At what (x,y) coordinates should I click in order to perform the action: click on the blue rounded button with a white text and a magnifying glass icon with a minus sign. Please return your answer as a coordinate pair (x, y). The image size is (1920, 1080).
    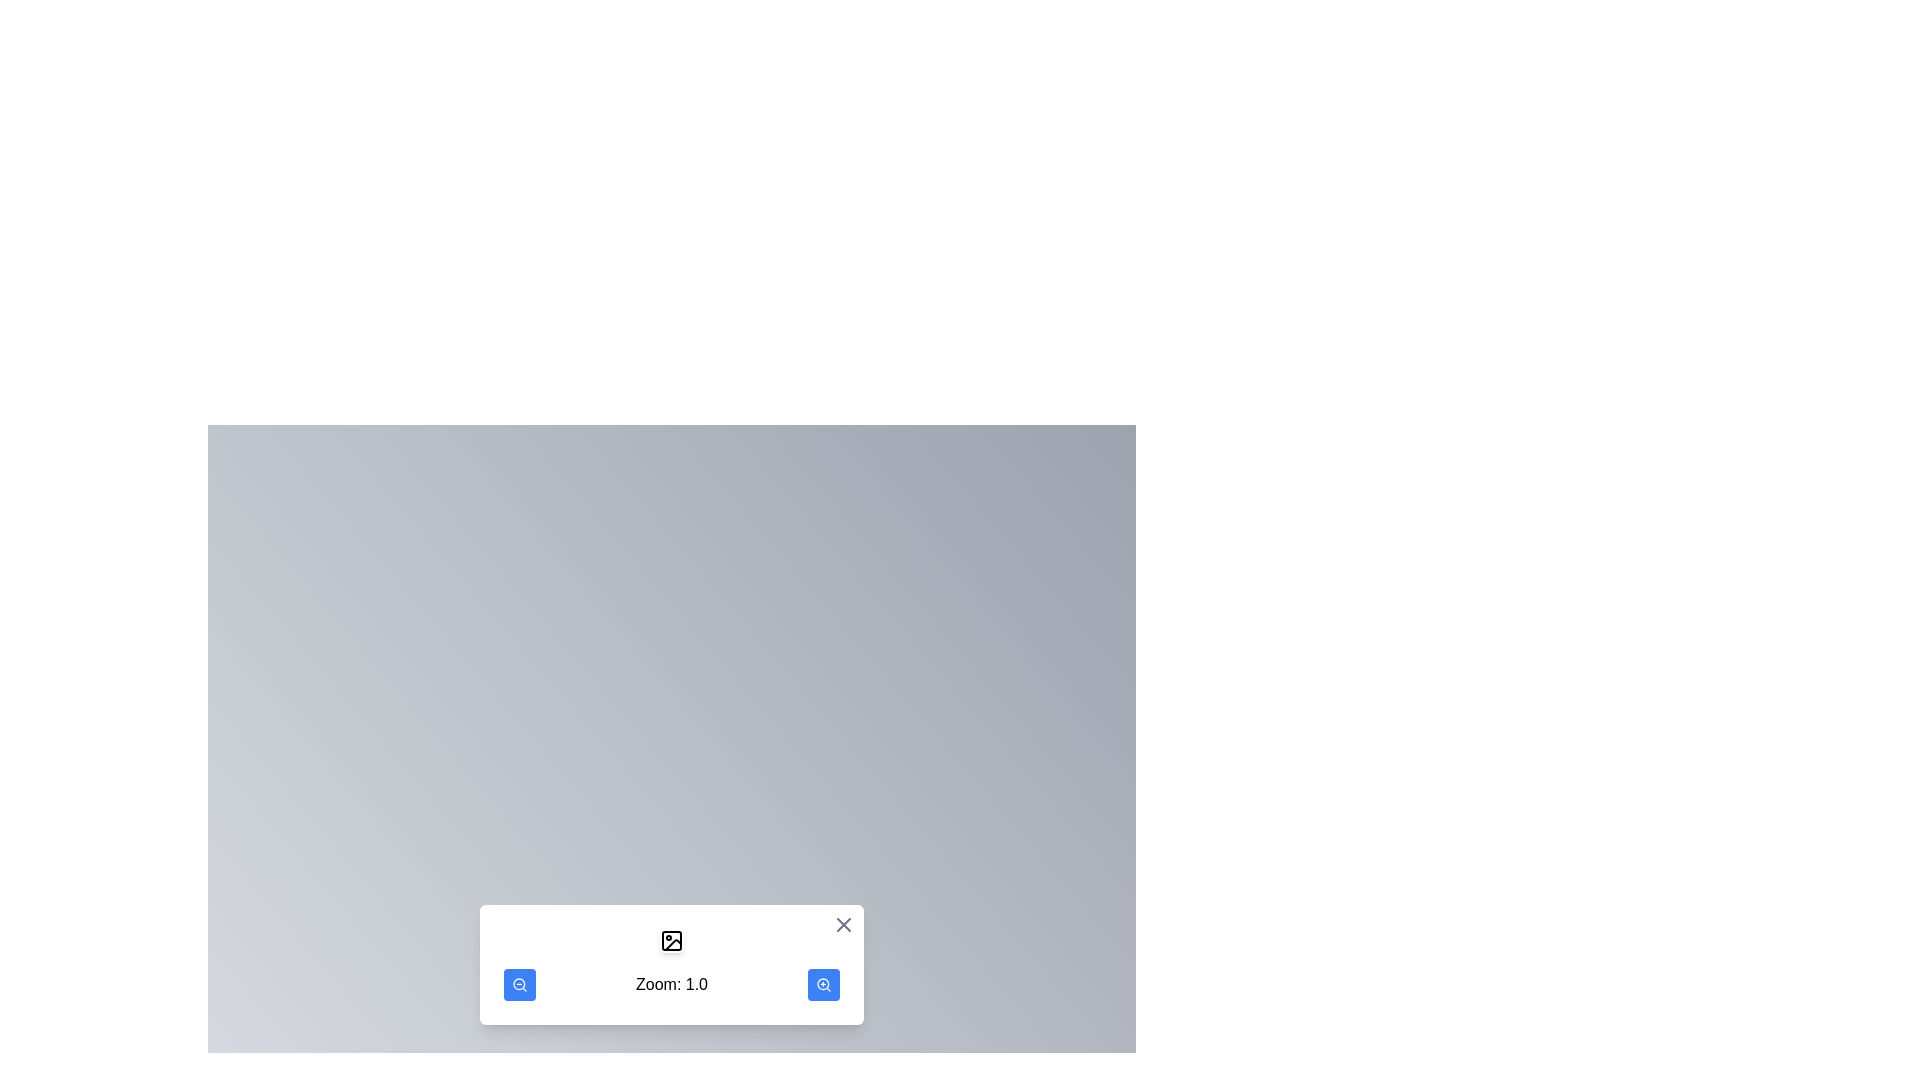
    Looking at the image, I should click on (519, 983).